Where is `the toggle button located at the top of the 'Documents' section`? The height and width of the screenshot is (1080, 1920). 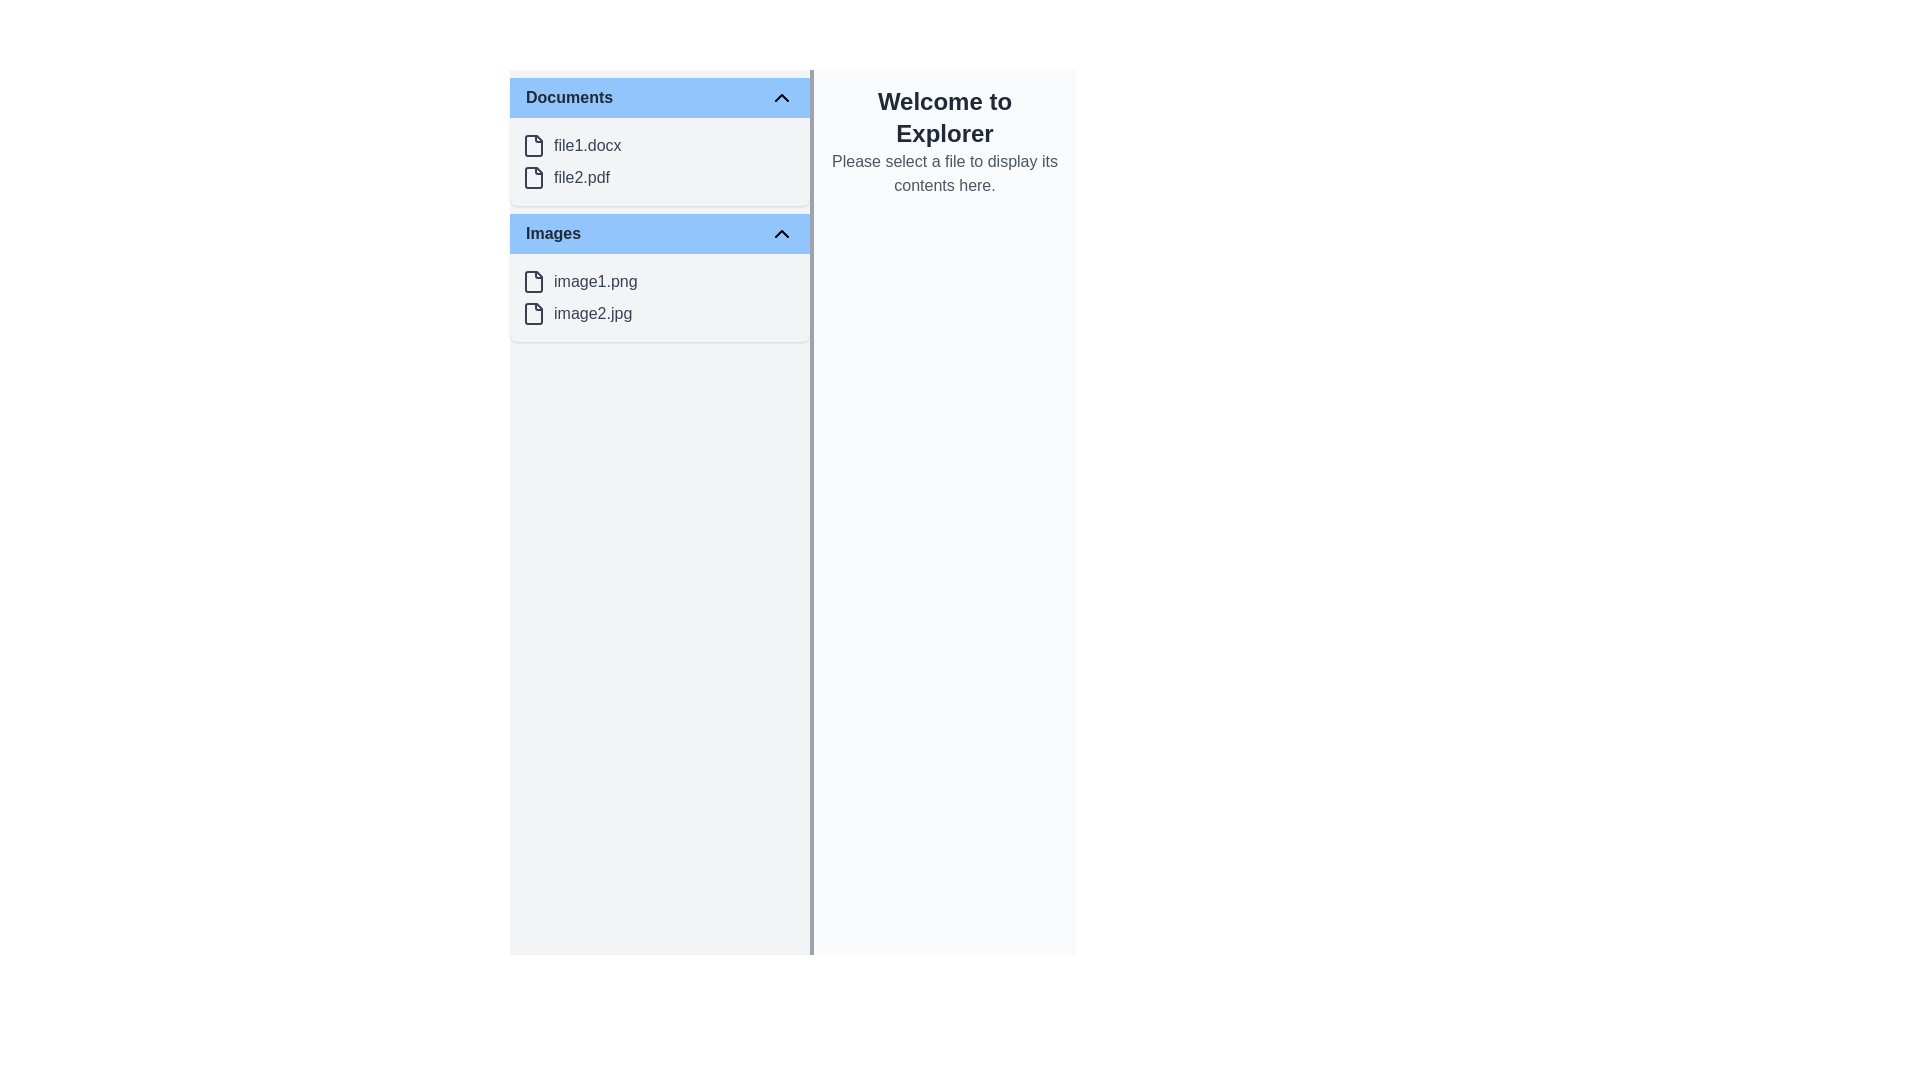 the toggle button located at the top of the 'Documents' section is located at coordinates (660, 97).